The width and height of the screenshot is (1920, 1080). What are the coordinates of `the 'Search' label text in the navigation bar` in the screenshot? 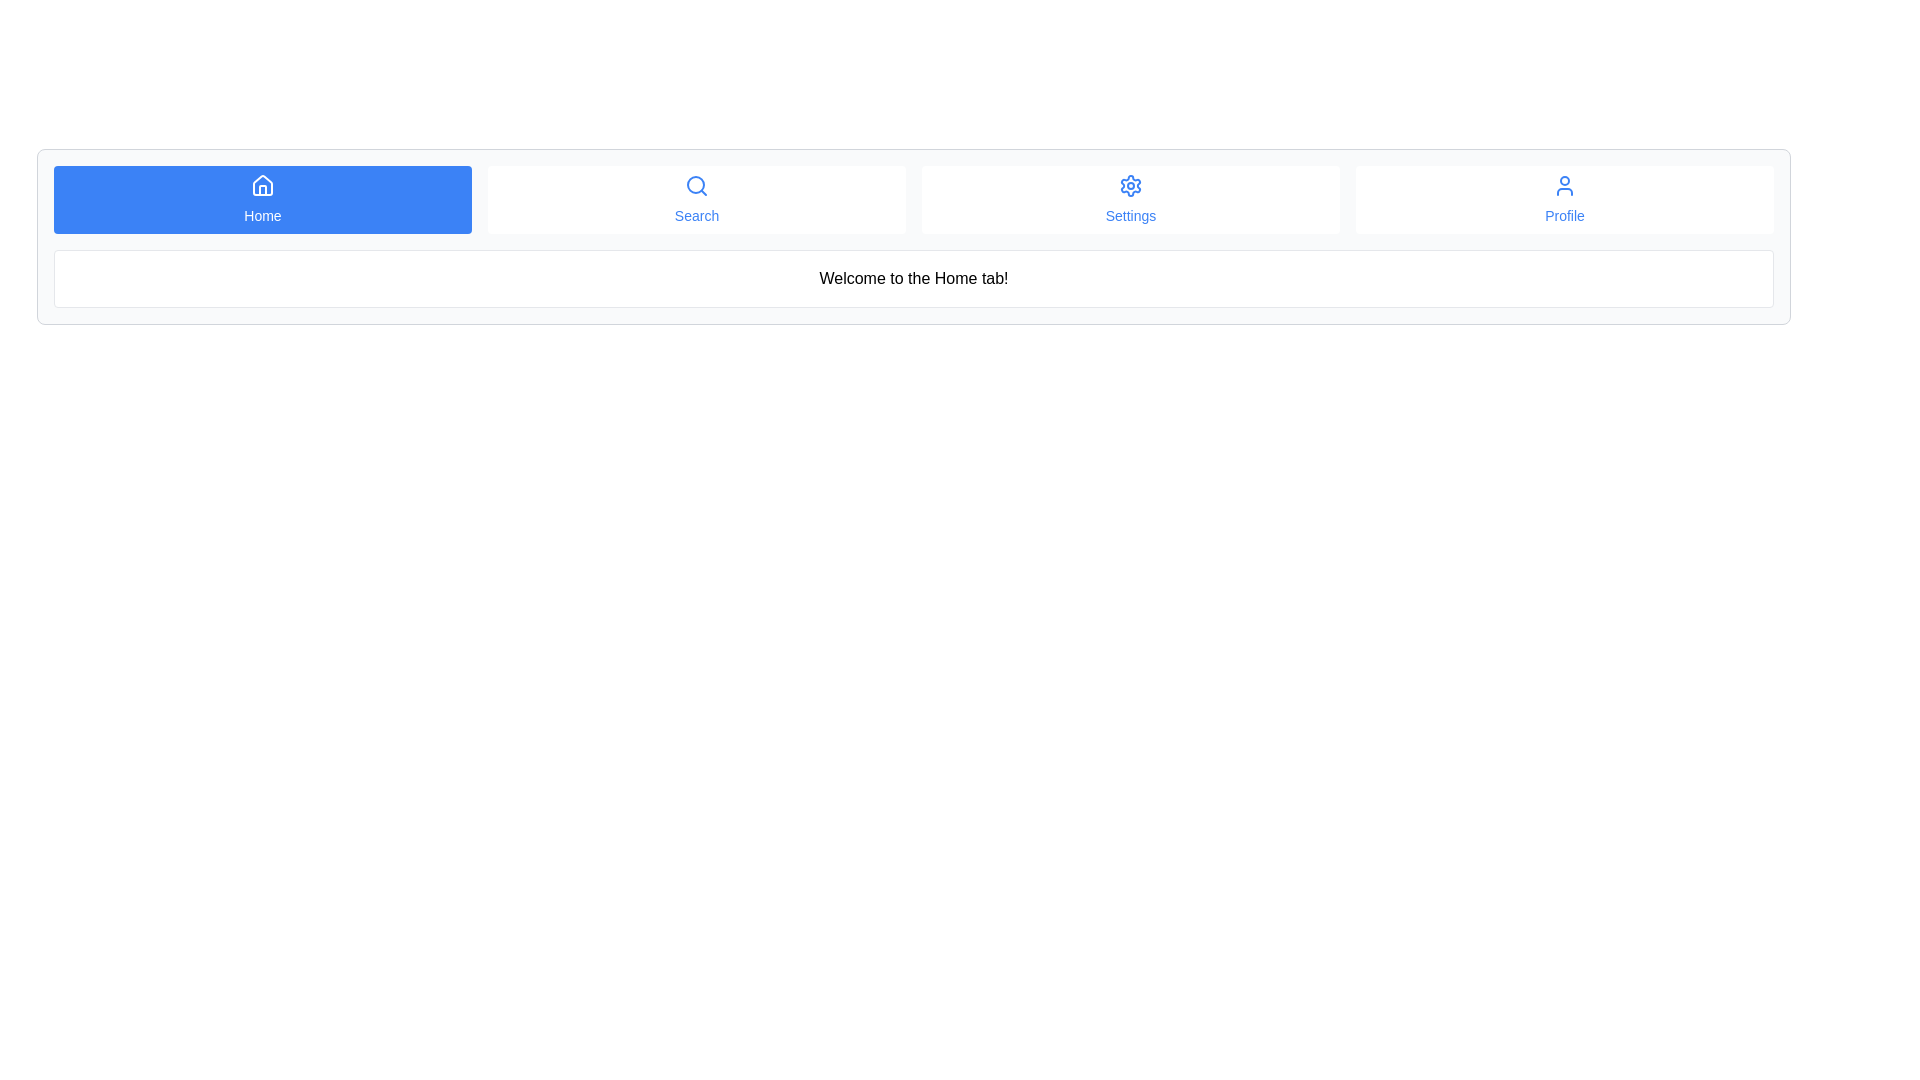 It's located at (696, 216).